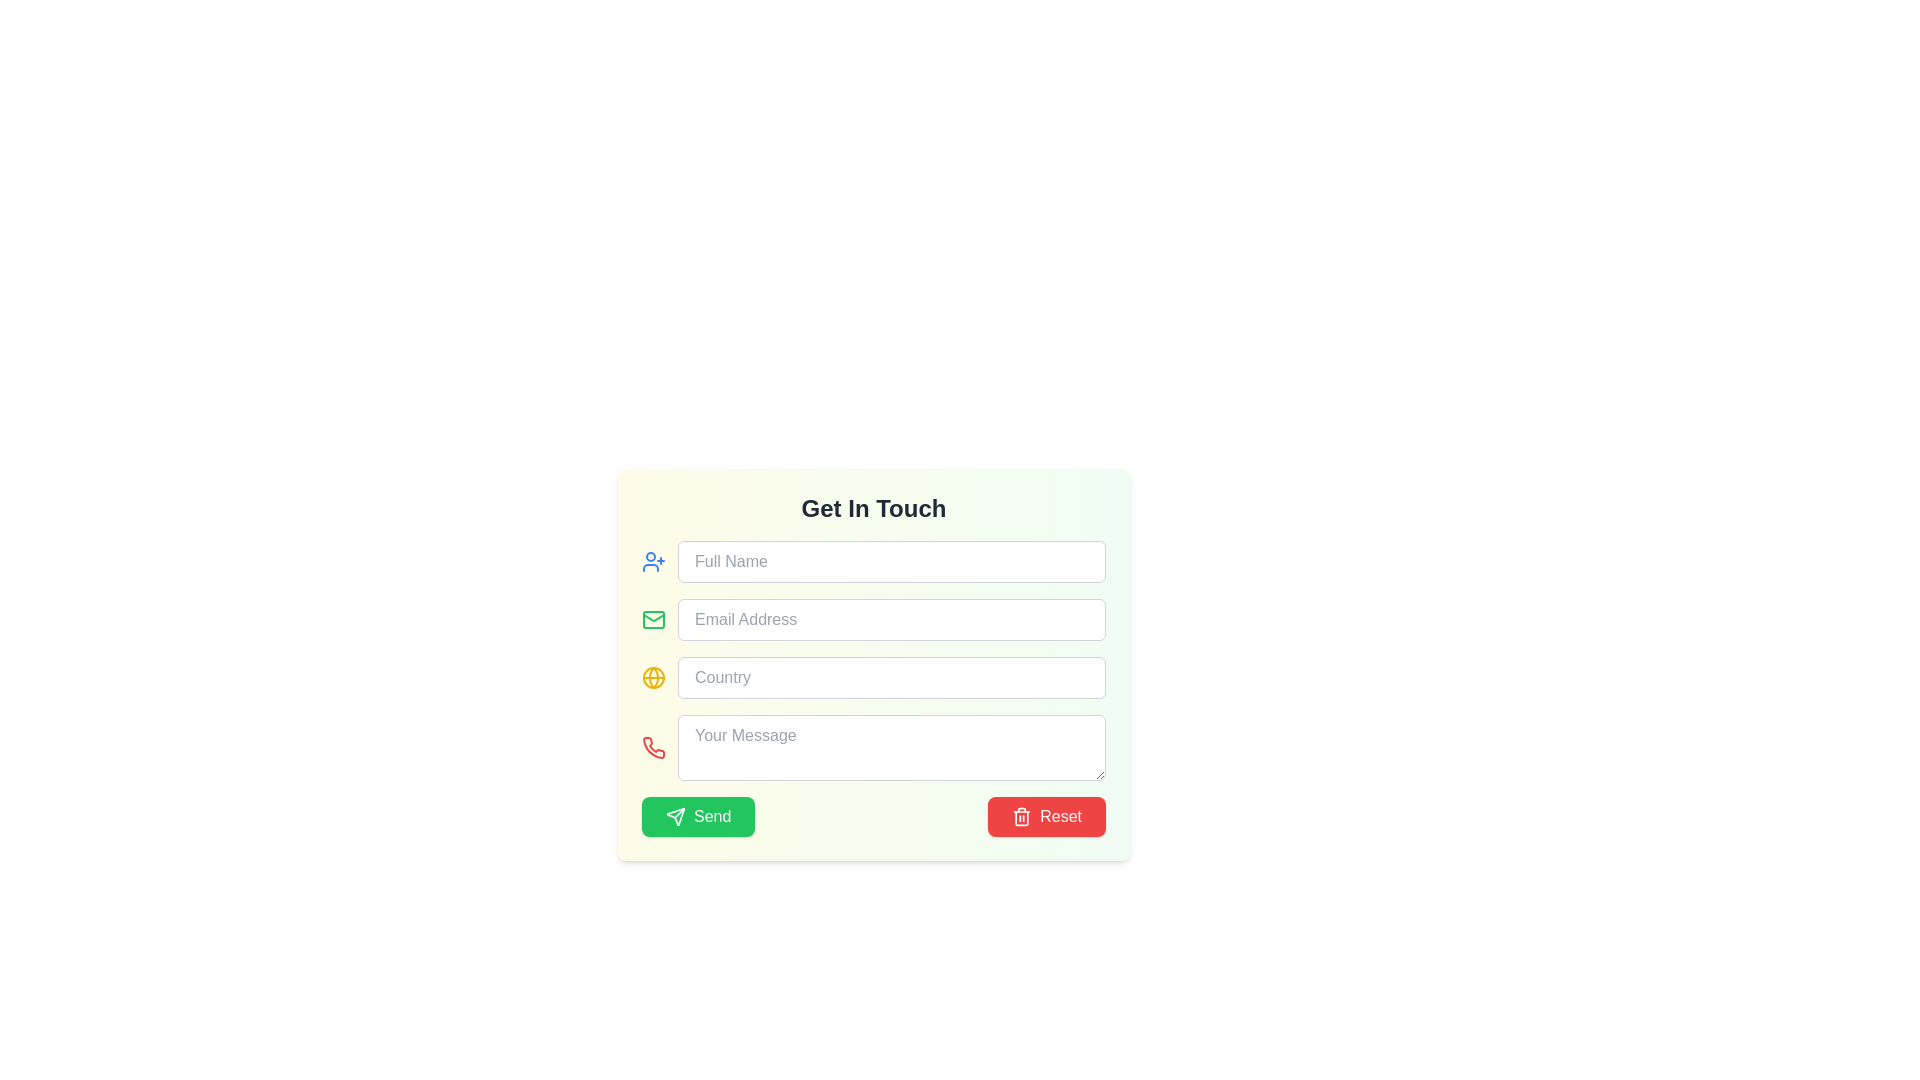 The width and height of the screenshot is (1920, 1080). What do you see at coordinates (653, 619) in the screenshot?
I see `the decorative visual element in the SVG graphic representing the email icon, located beside the 'Email Address' input field` at bounding box center [653, 619].